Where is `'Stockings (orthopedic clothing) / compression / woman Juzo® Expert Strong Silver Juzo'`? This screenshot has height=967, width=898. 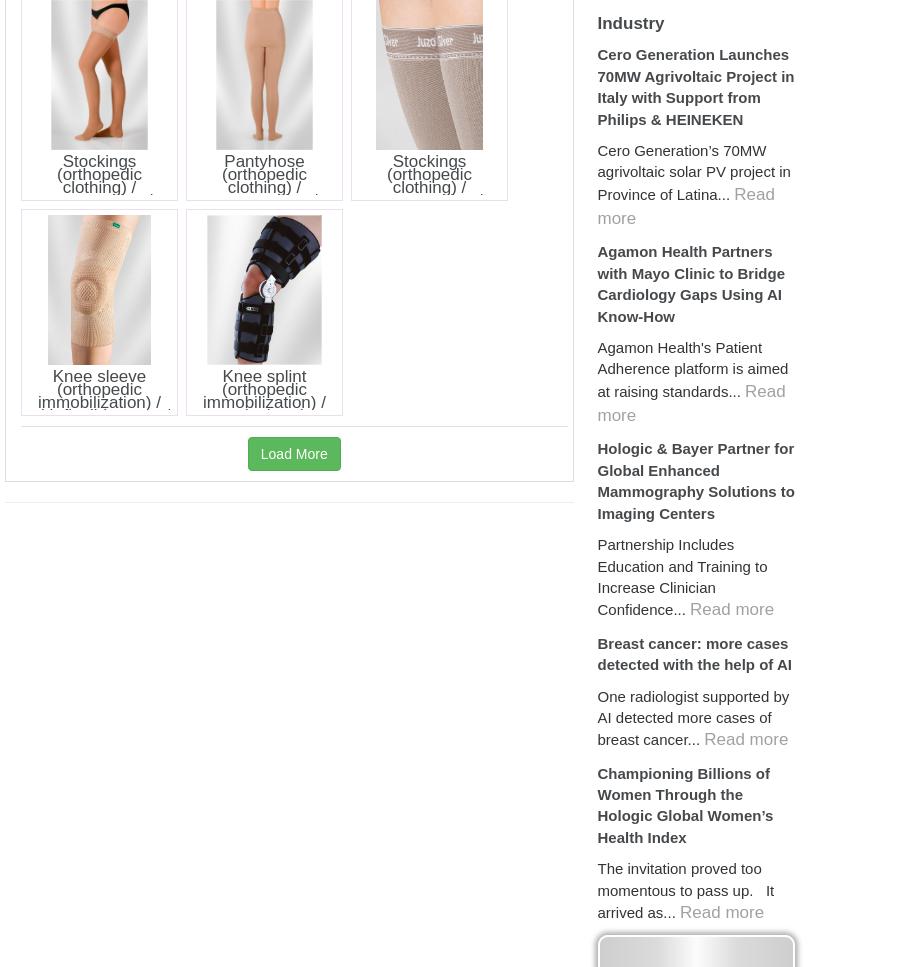 'Stockings (orthopedic clothing) / compression / woman Juzo® Expert Strong Silver Juzo' is located at coordinates (375, 198).